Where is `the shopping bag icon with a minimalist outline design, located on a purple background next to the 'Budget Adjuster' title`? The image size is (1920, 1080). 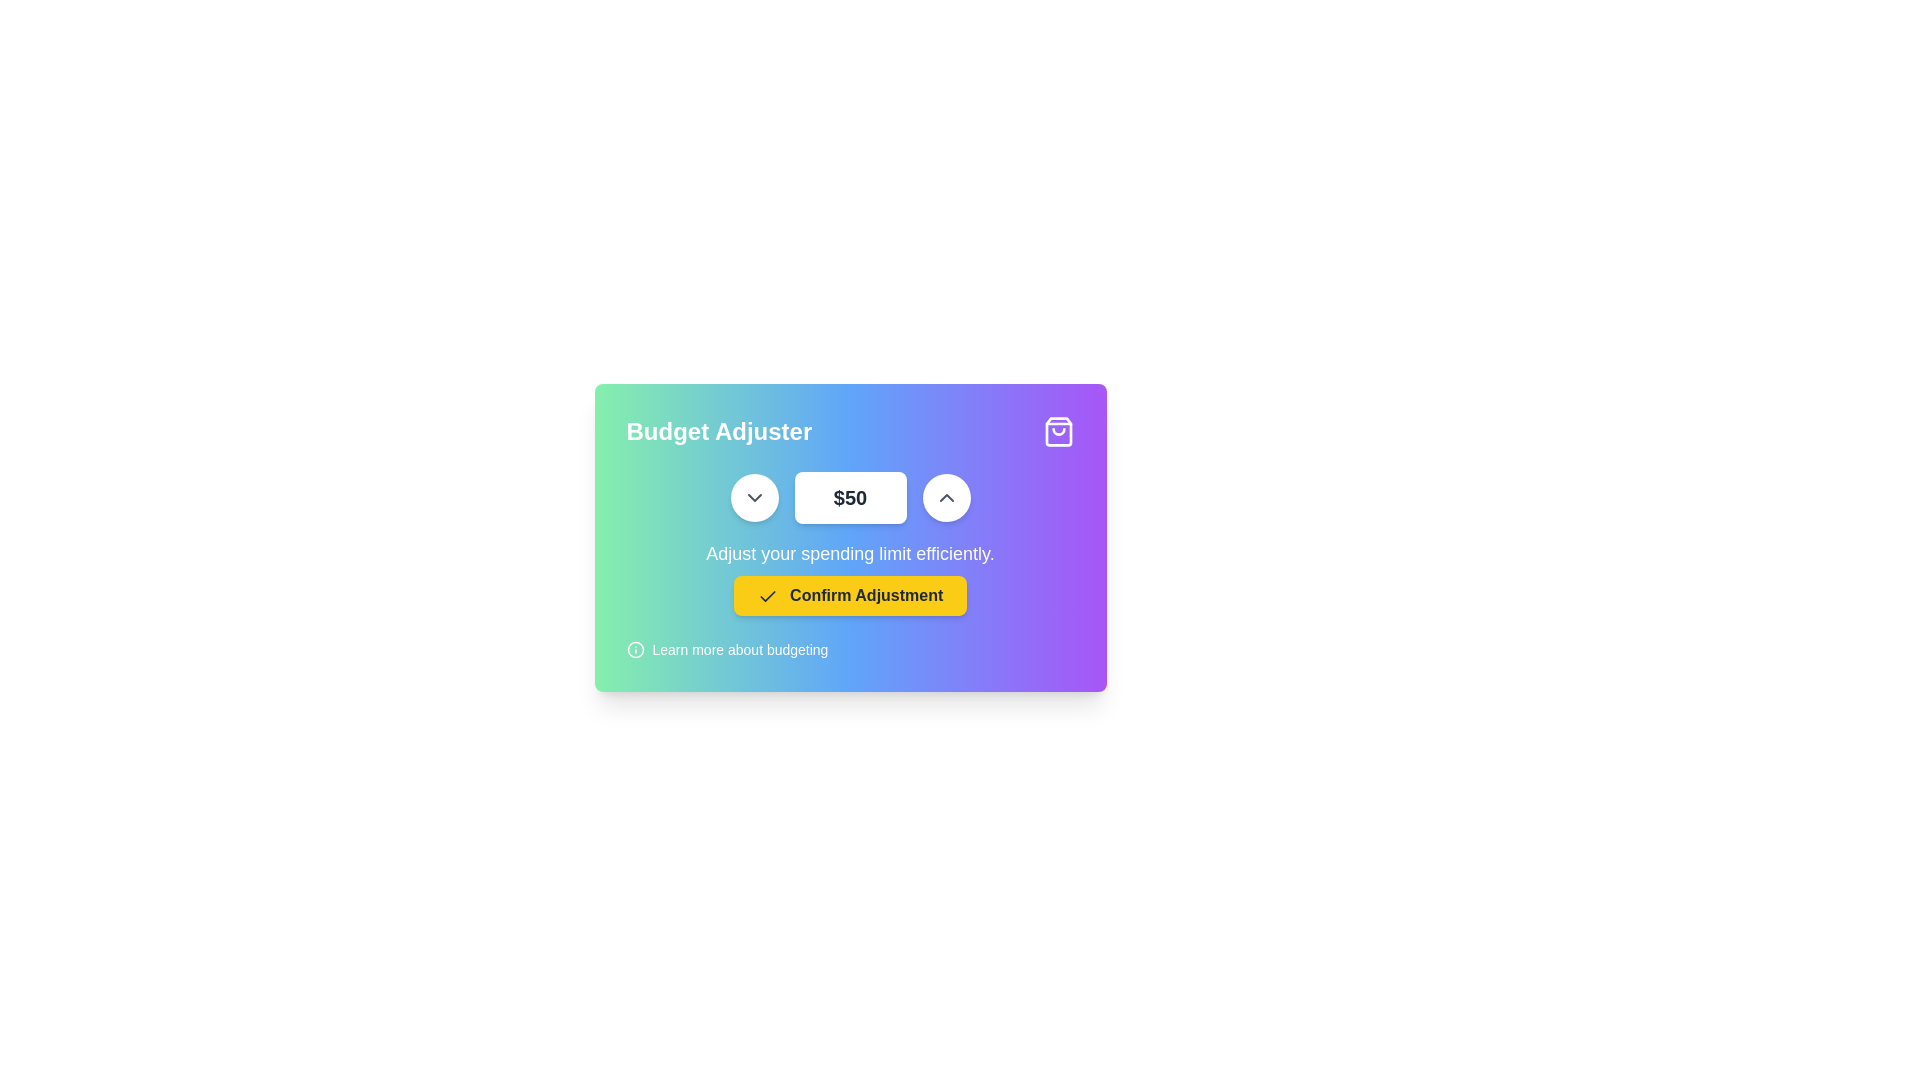 the shopping bag icon with a minimalist outline design, located on a purple background next to the 'Budget Adjuster' title is located at coordinates (1057, 431).